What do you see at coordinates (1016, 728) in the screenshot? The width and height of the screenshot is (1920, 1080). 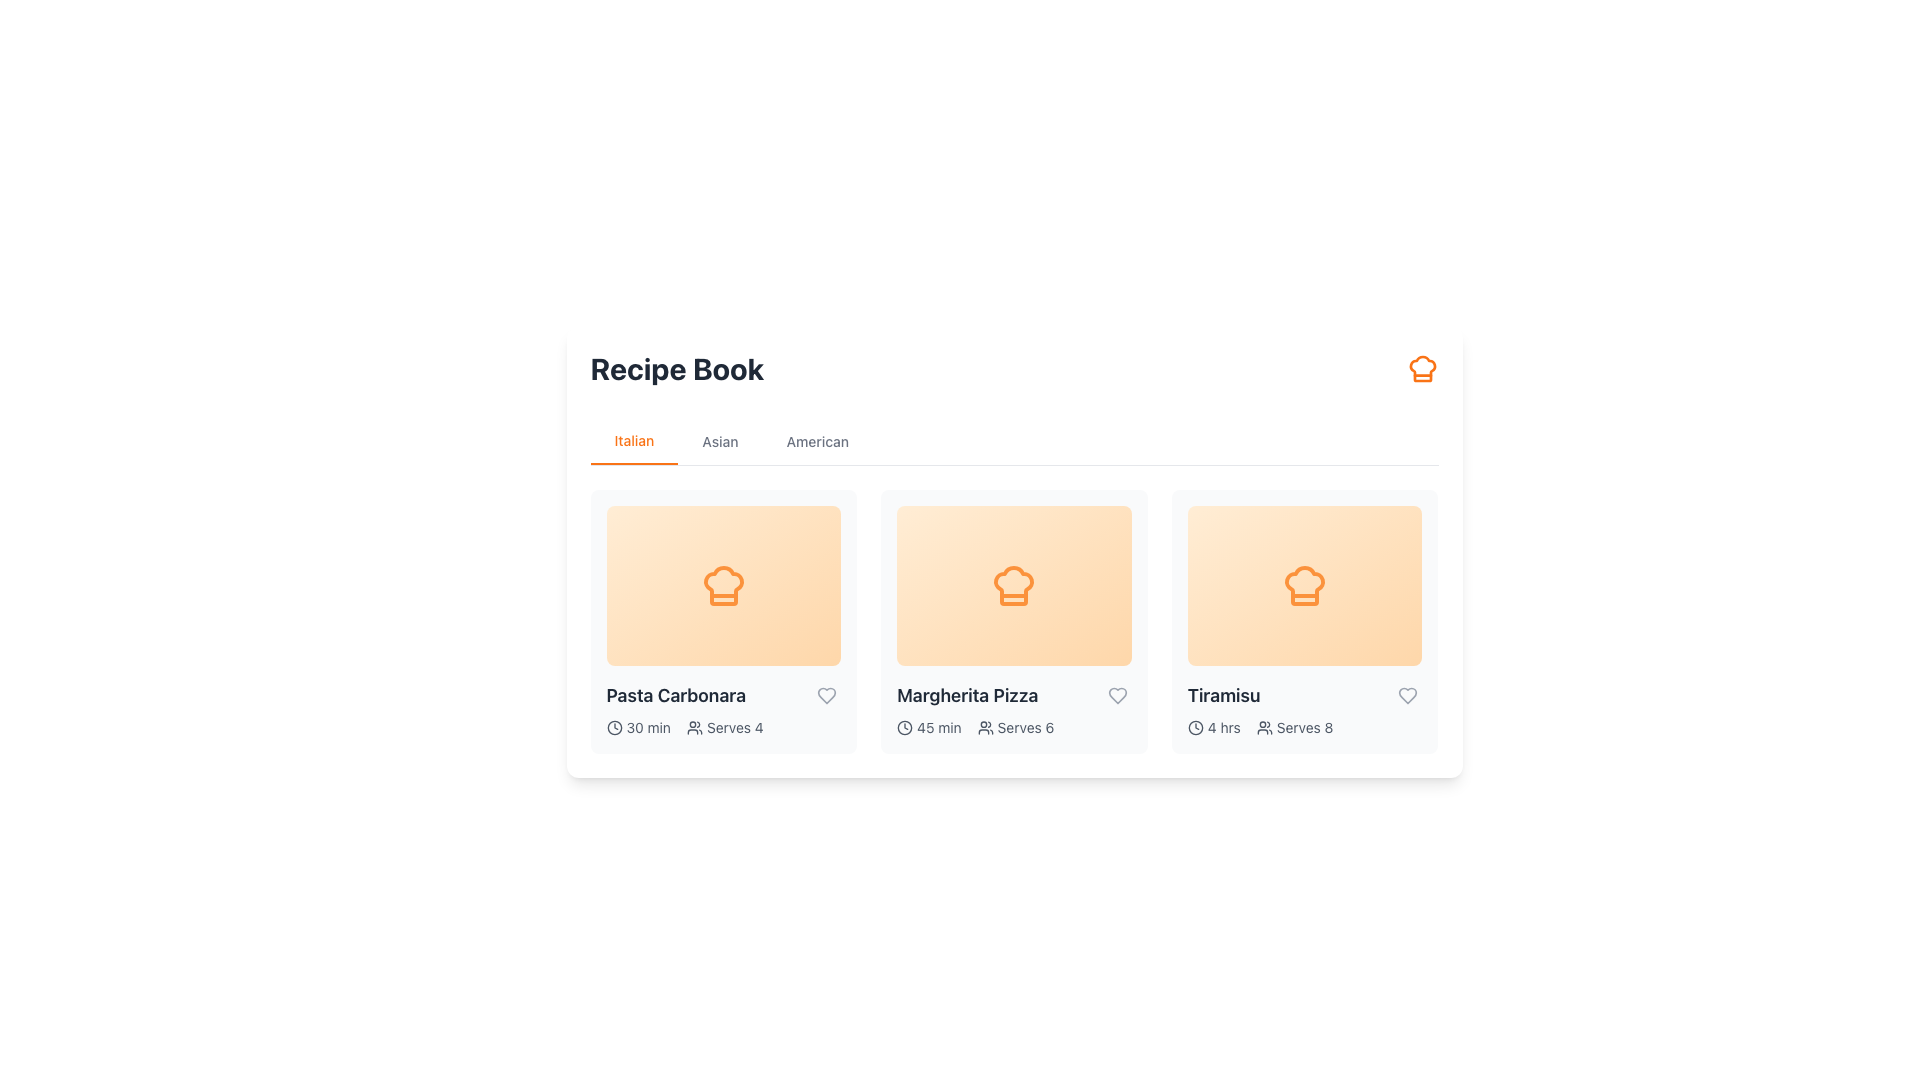 I see `the text label indicating the serving size of the recipe for 'Margherita Pizza', located at the bottom-right corner of the card, next to the '45 min' information` at bounding box center [1016, 728].